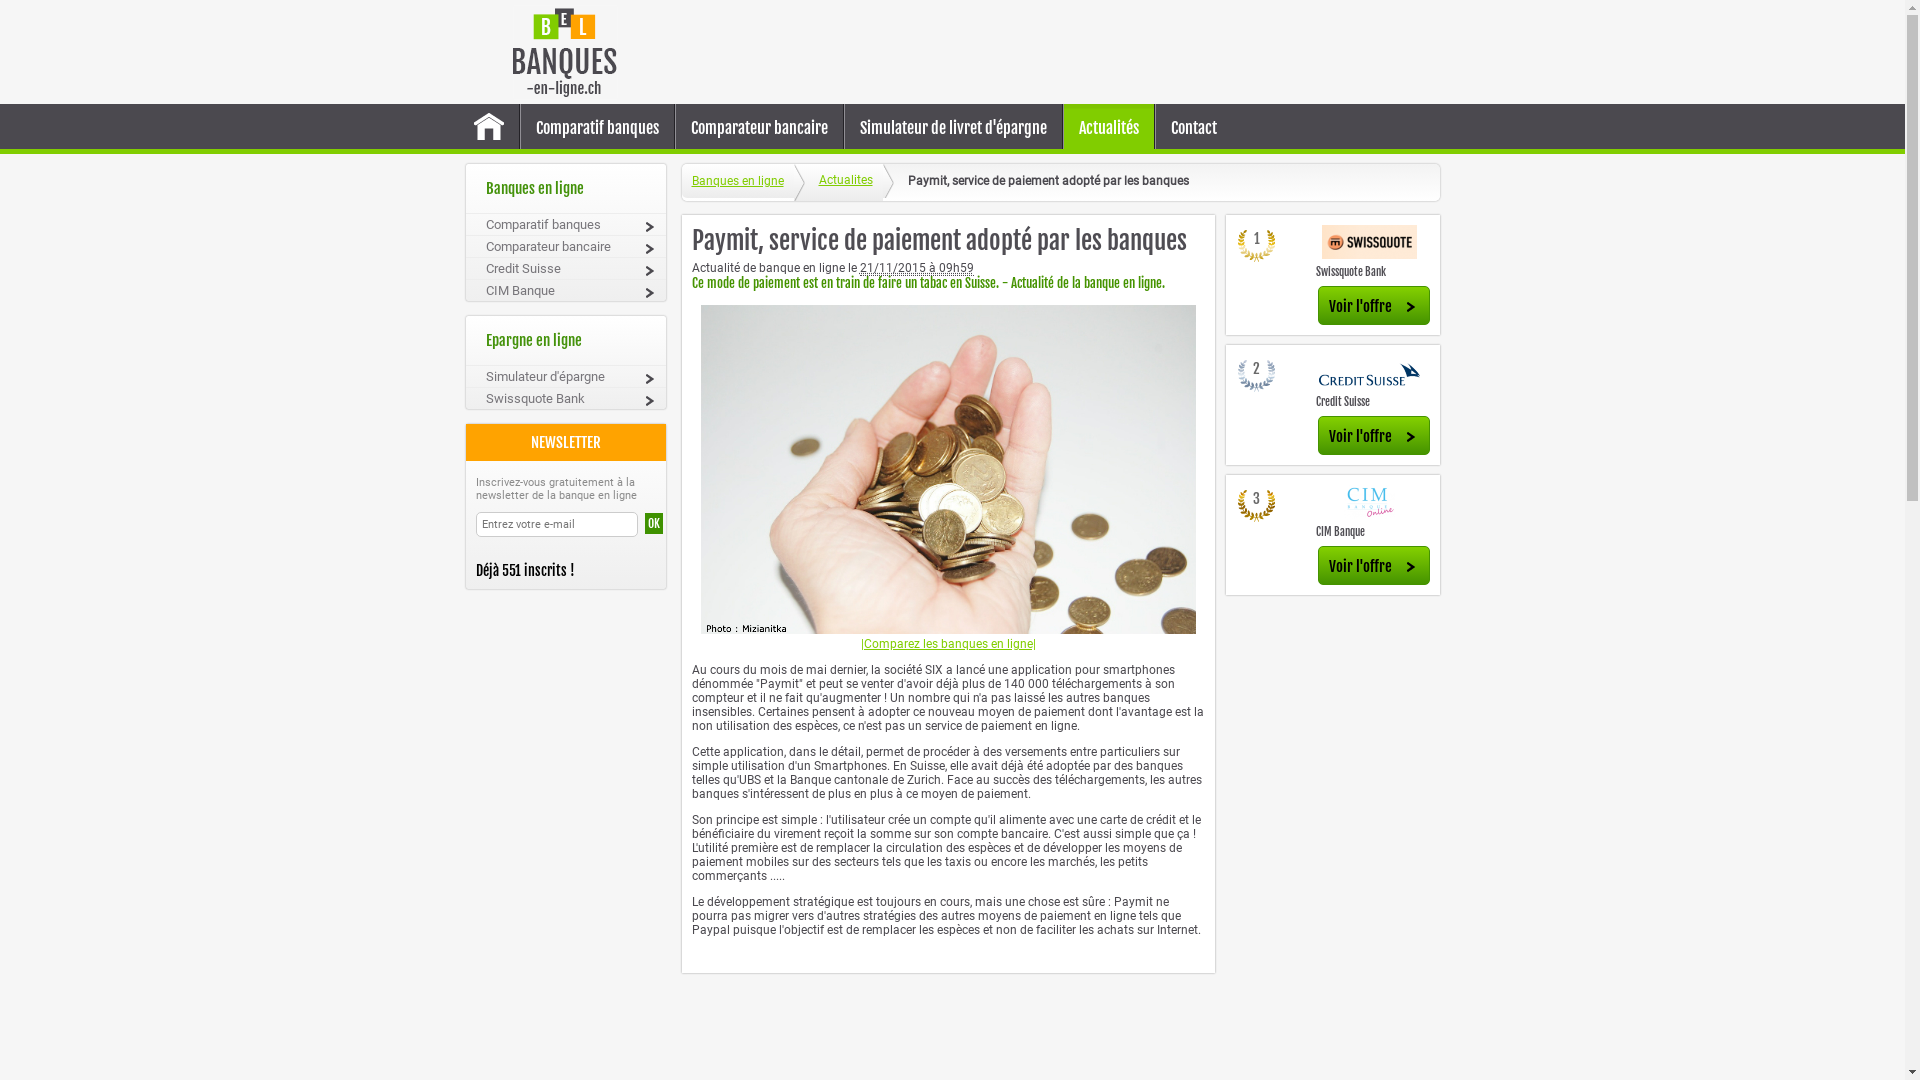 The height and width of the screenshot is (1080, 1920). I want to click on 'Contact', so click(1156, 128).